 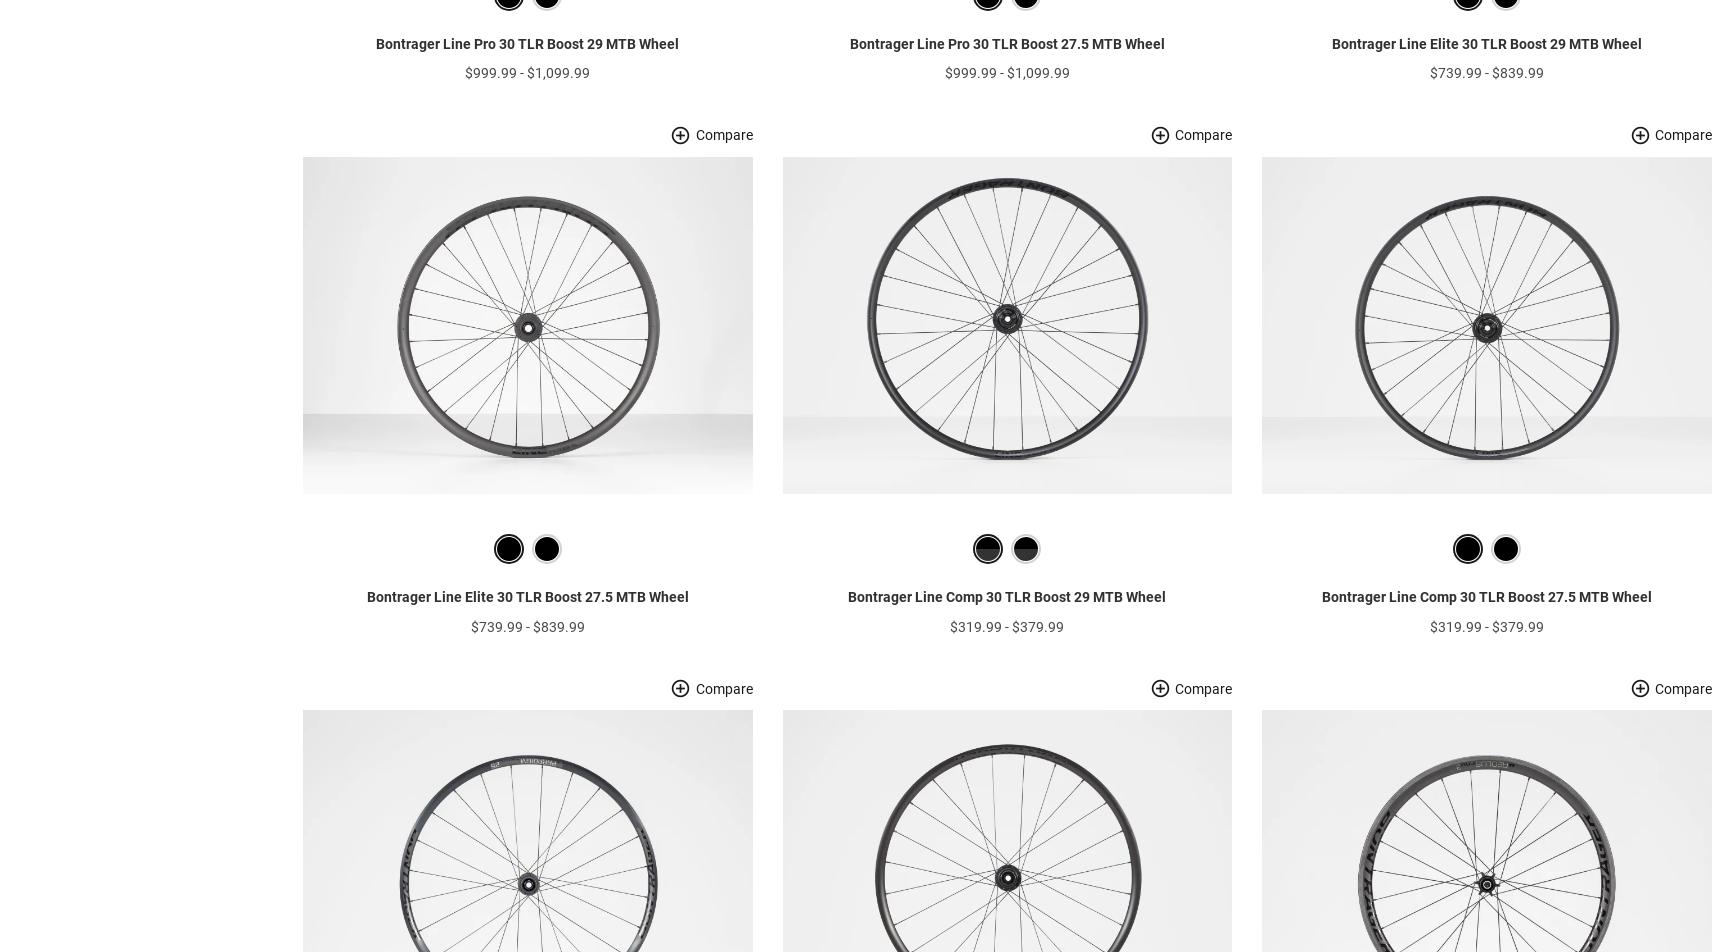 What do you see at coordinates (1006, 73) in the screenshot?
I see `'Bontrager Line Pro 30 TLR Boost 27.5 MTB Wheel'` at bounding box center [1006, 73].